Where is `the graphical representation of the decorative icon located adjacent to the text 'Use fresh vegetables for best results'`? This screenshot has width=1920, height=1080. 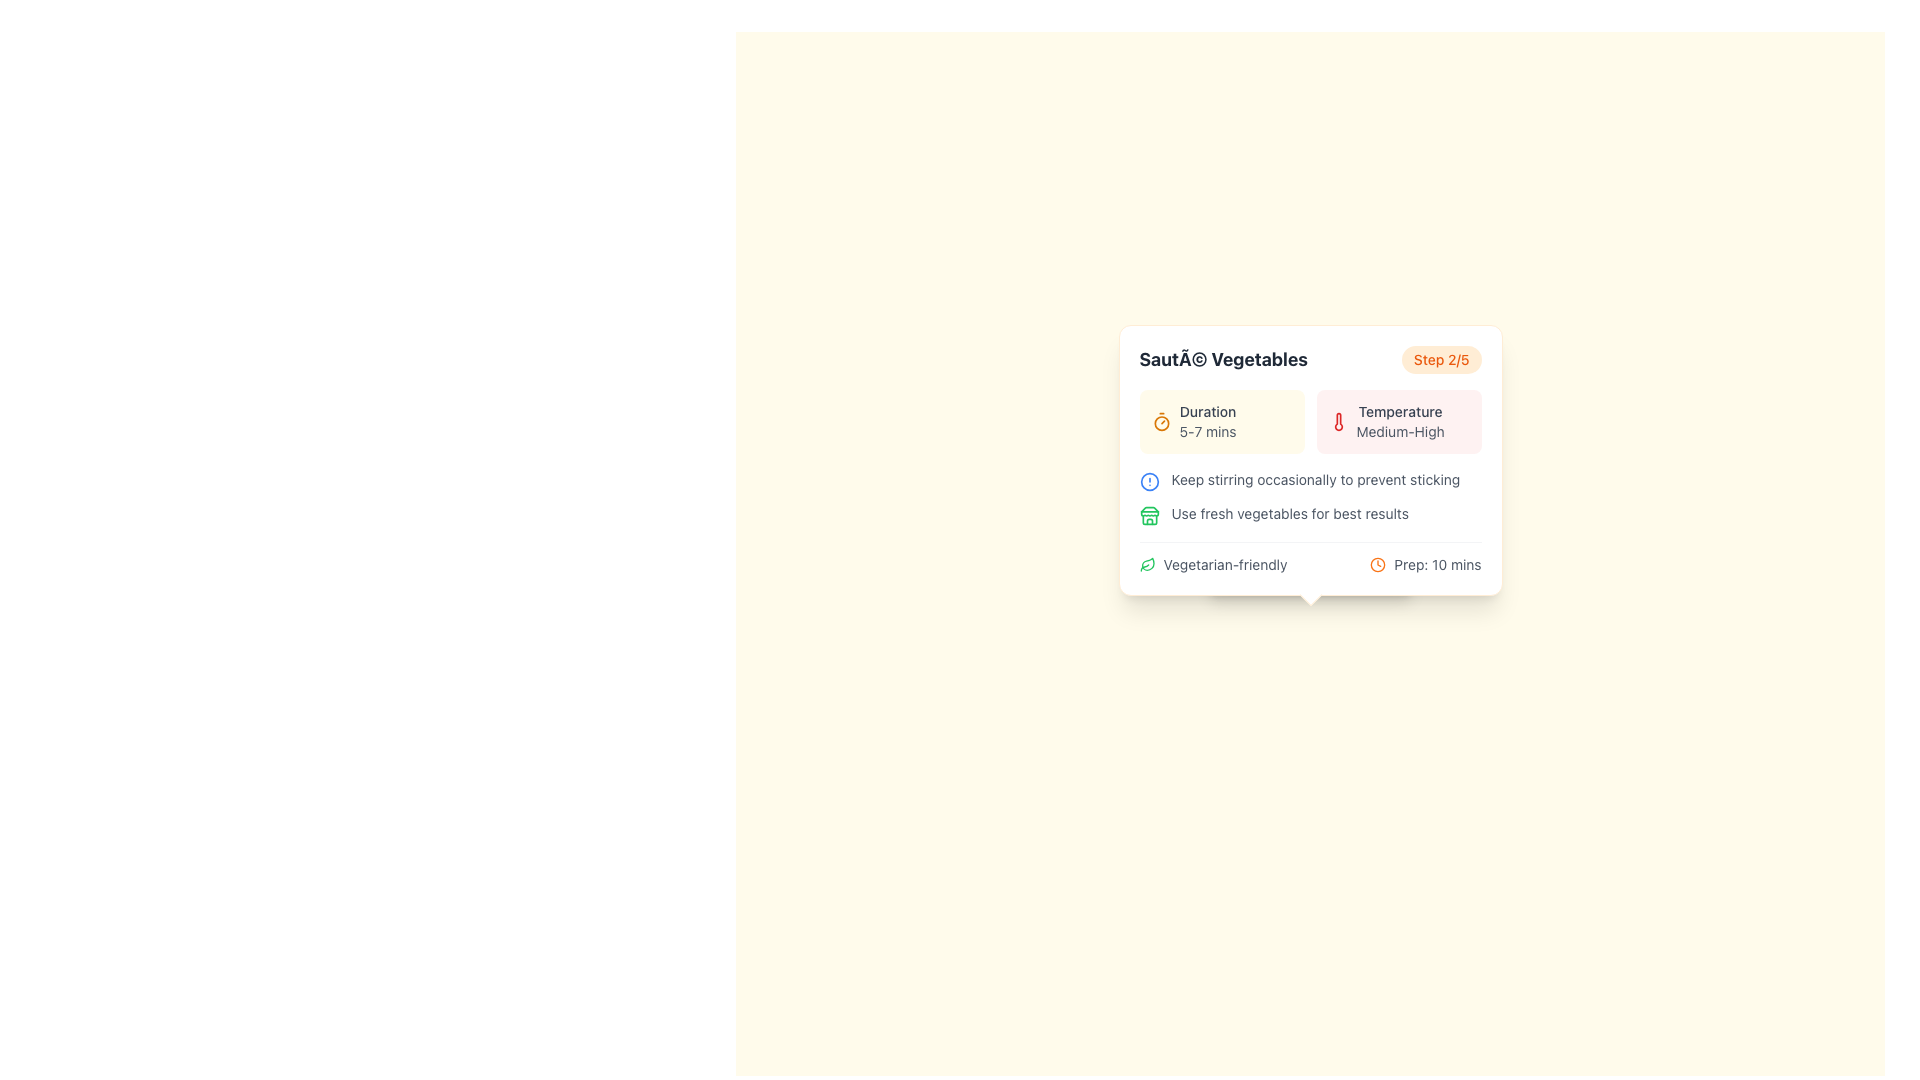 the graphical representation of the decorative icon located adjacent to the text 'Use fresh vegetables for best results' is located at coordinates (1149, 515).